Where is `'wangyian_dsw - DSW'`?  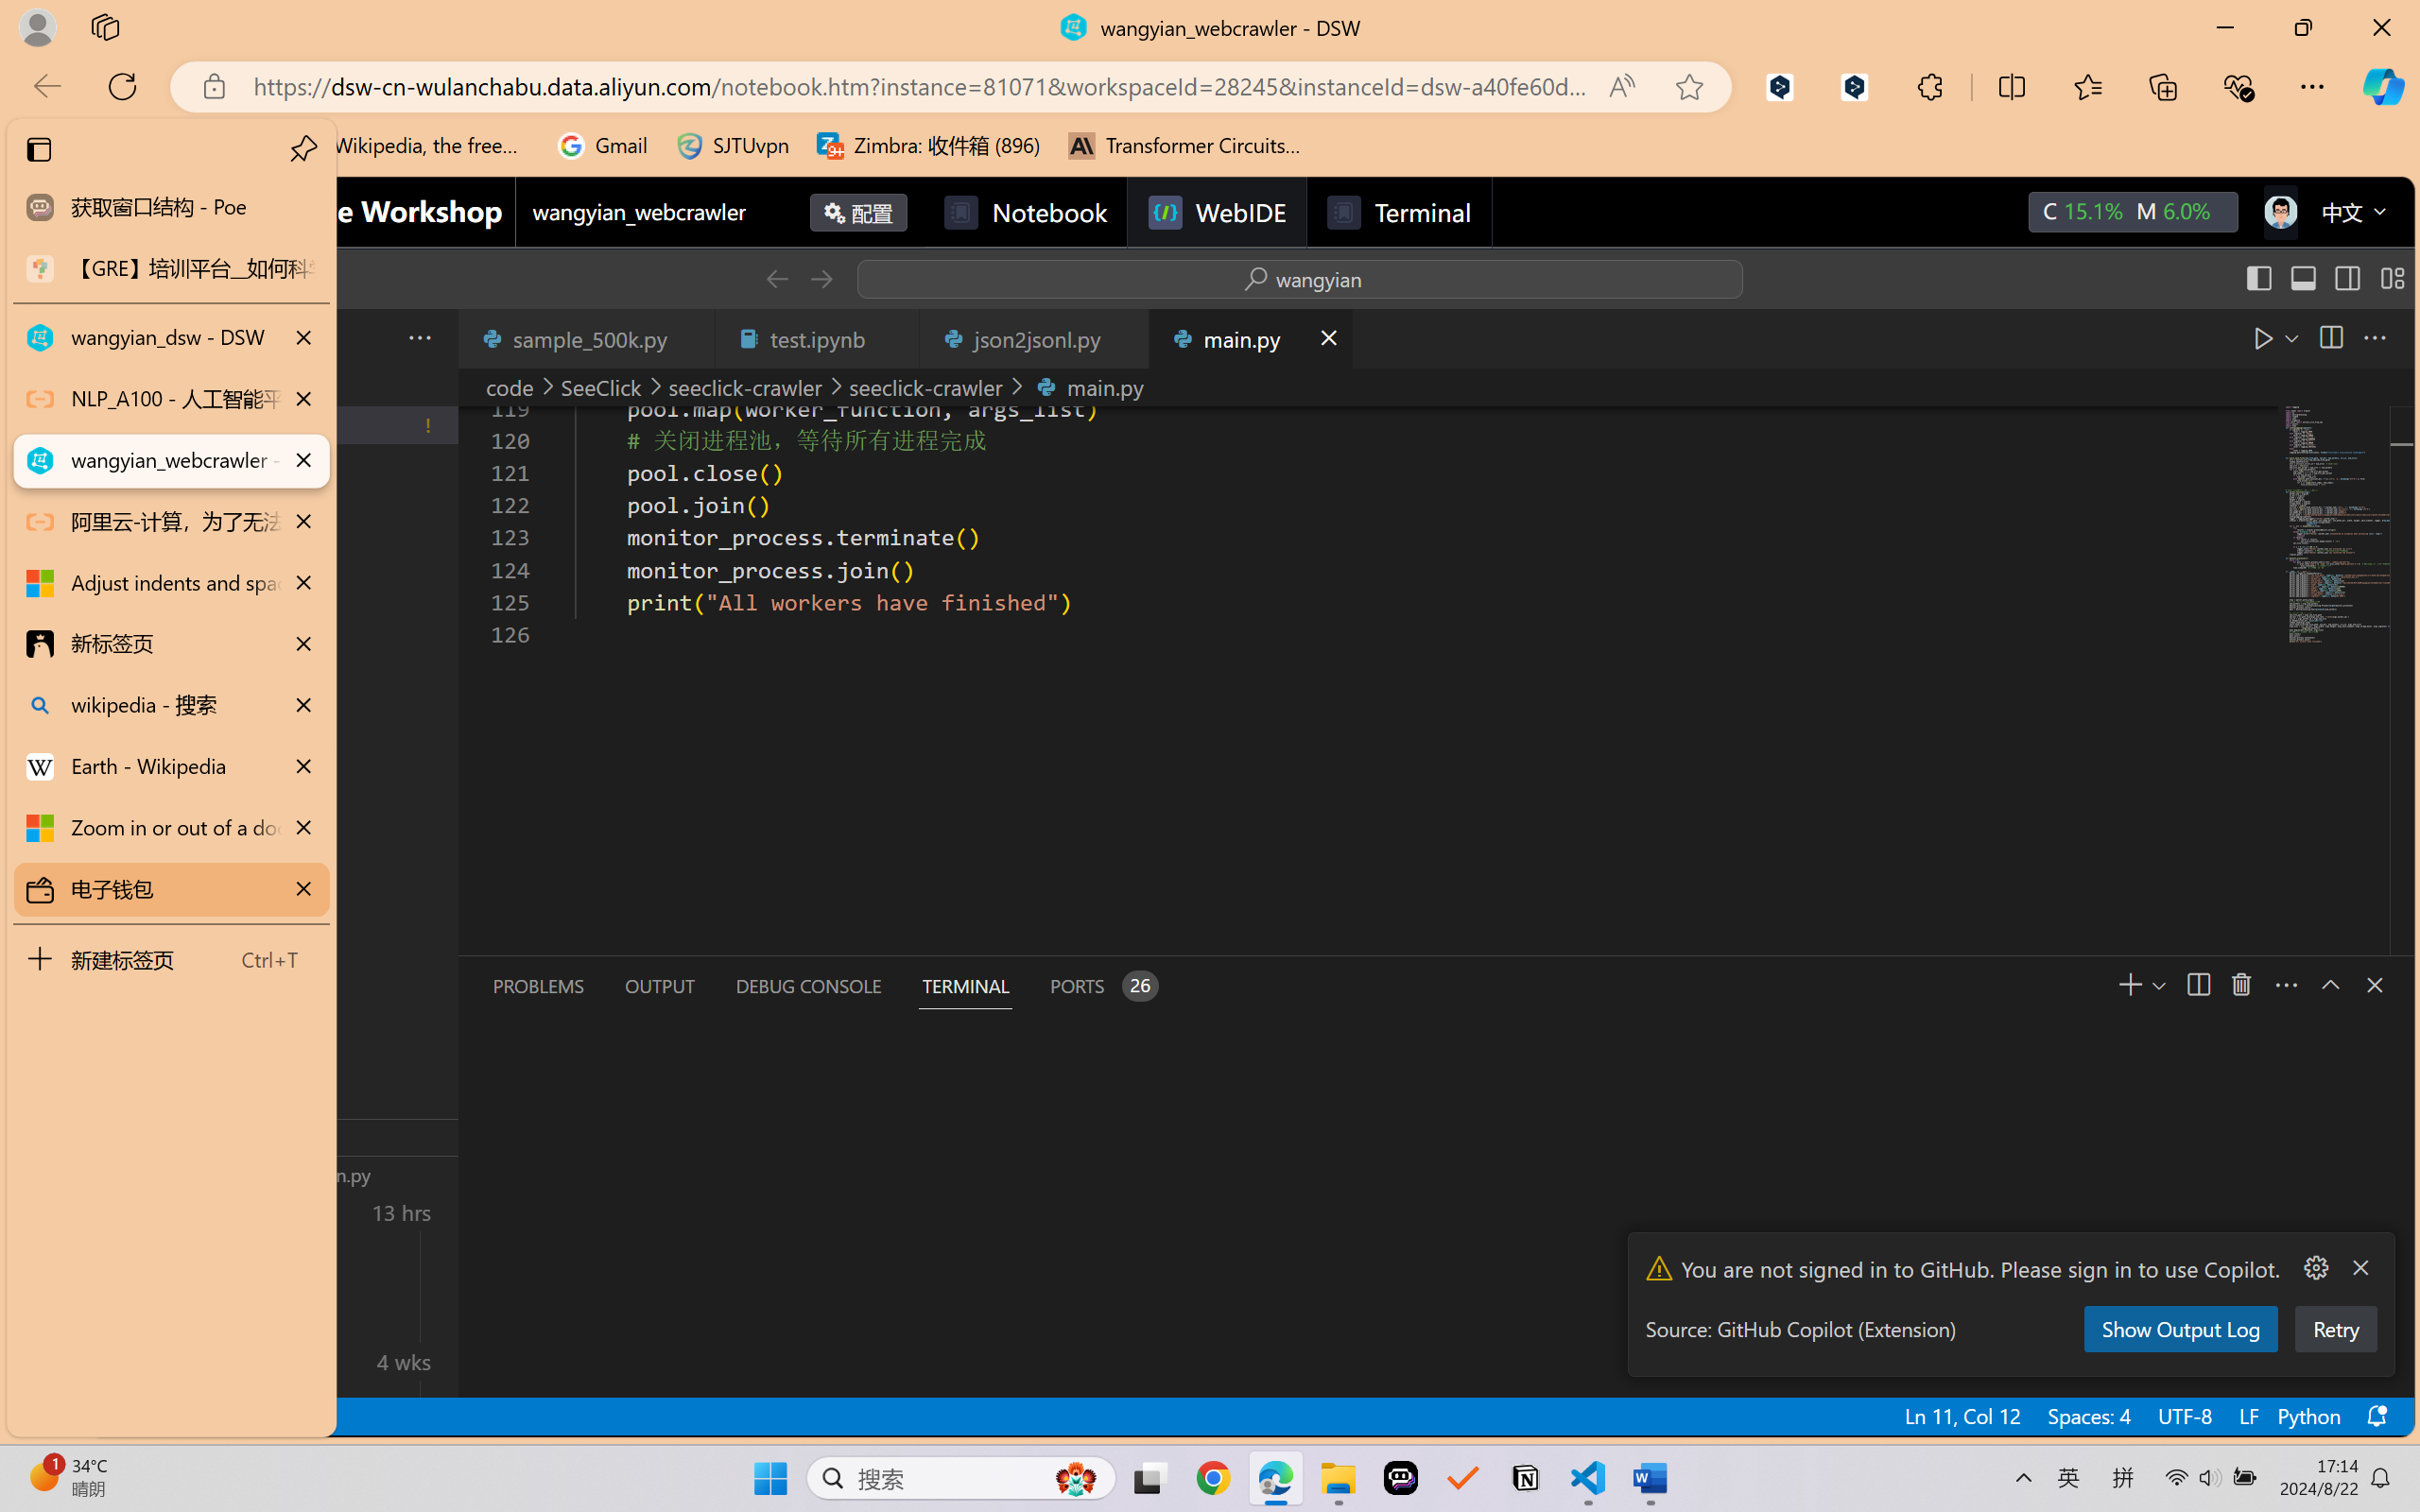
'wangyian_dsw - DSW' is located at coordinates (169, 337).